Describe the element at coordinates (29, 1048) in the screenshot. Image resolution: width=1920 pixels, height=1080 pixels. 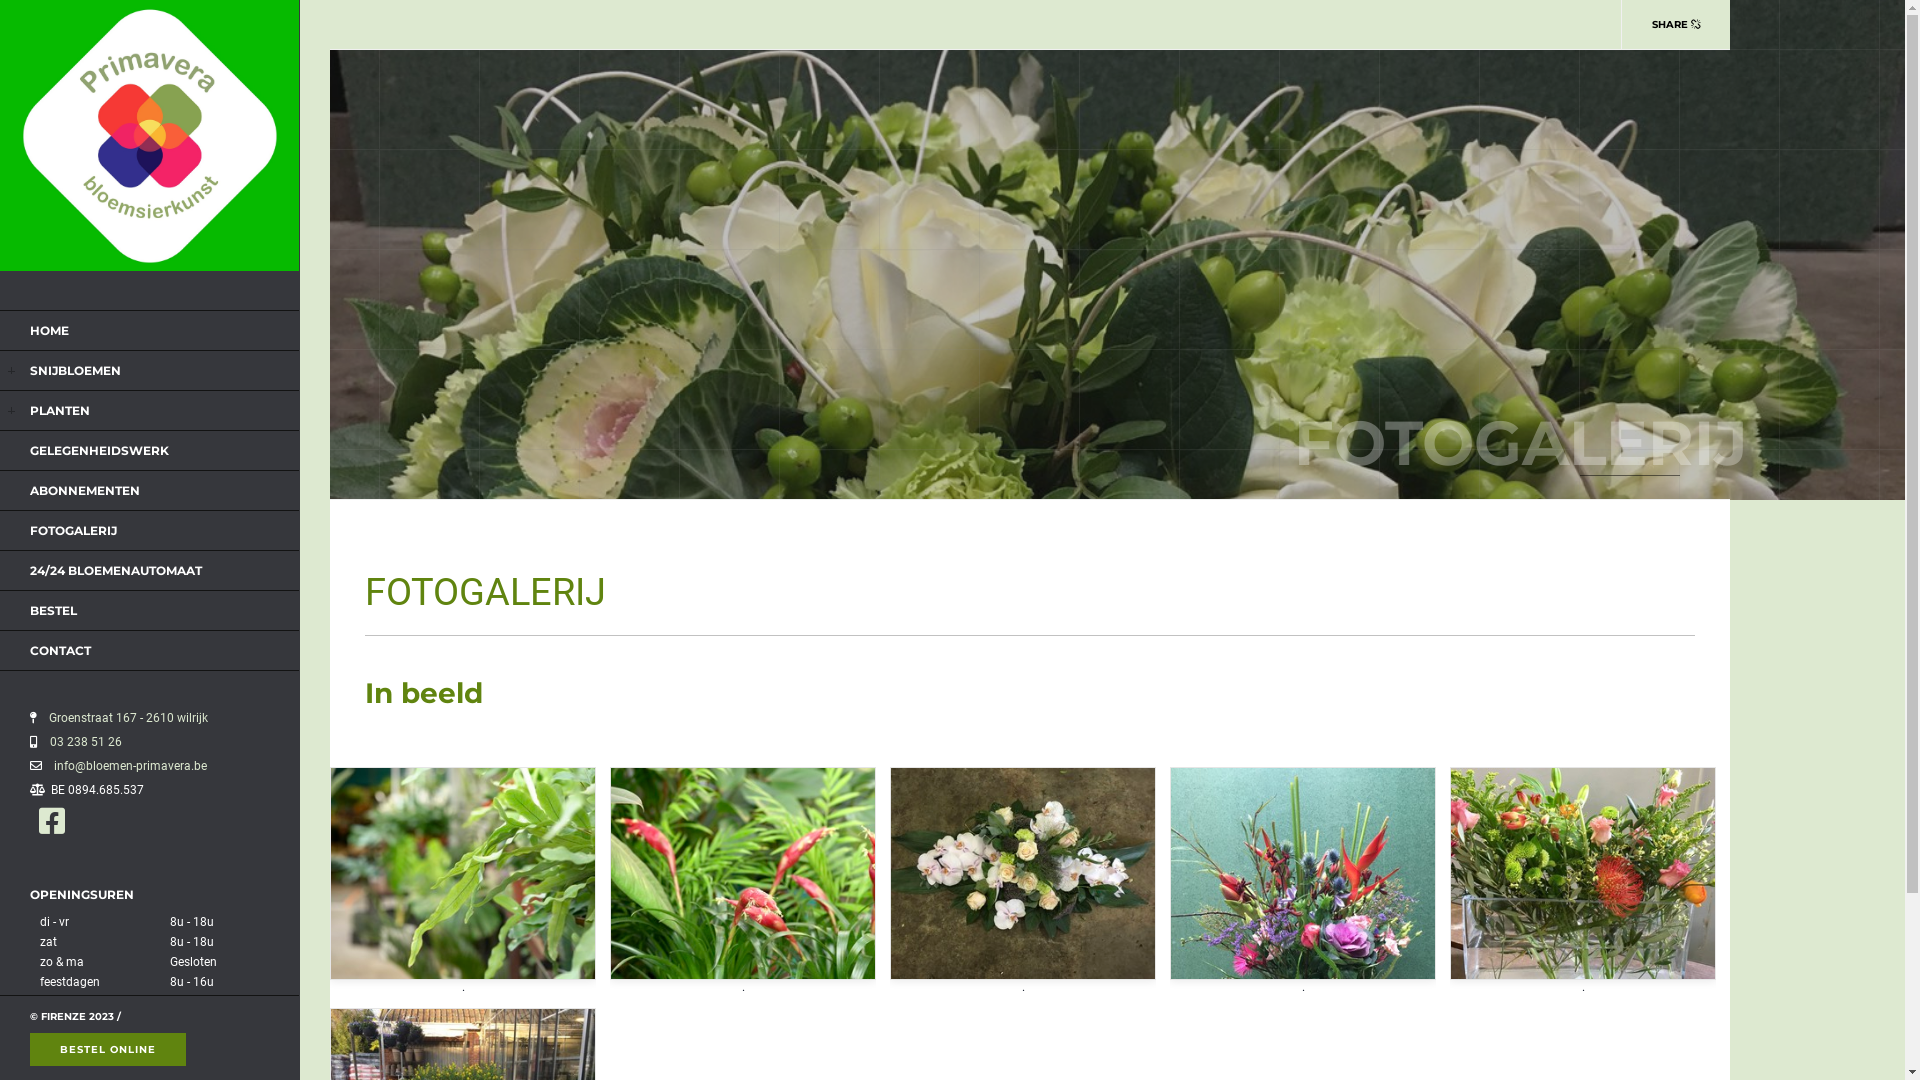
I see `'BESTEL ONLINE'` at that location.